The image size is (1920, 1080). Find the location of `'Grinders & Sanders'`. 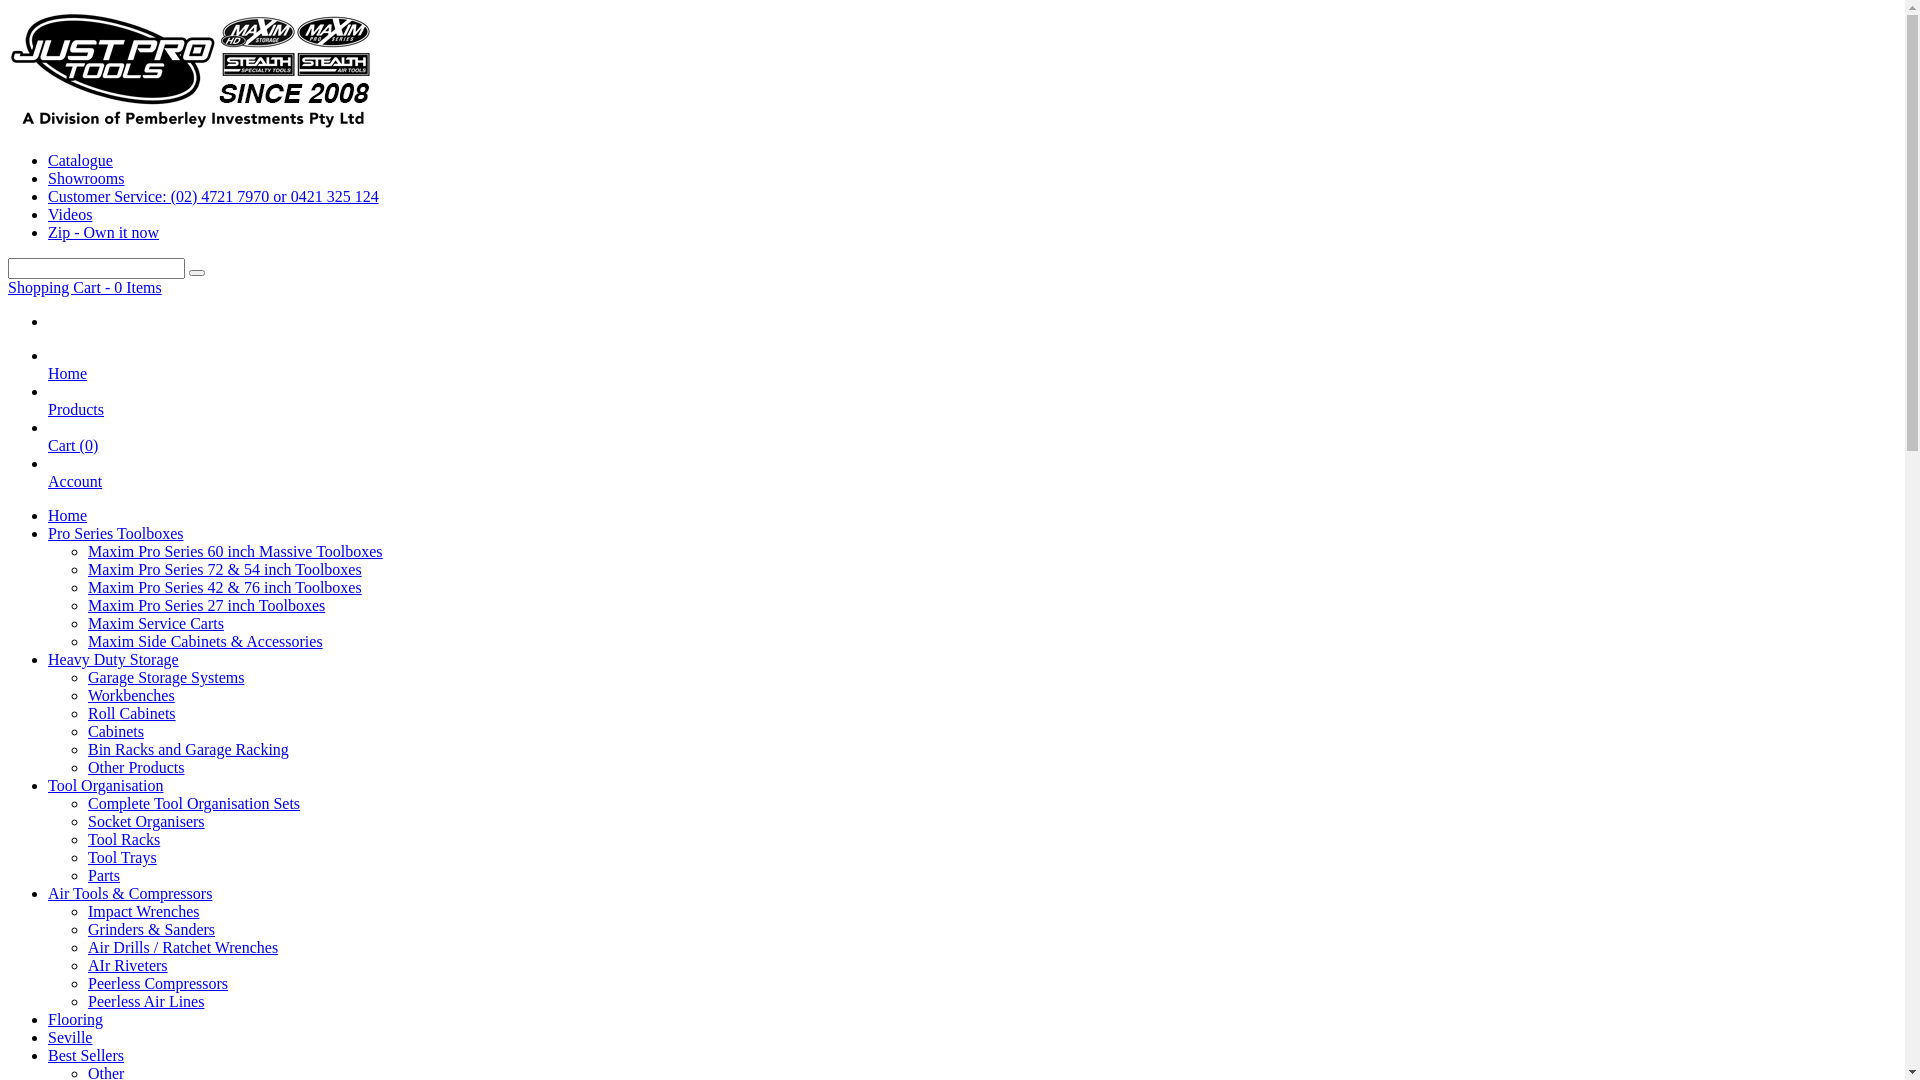

'Grinders & Sanders' is located at coordinates (150, 929).